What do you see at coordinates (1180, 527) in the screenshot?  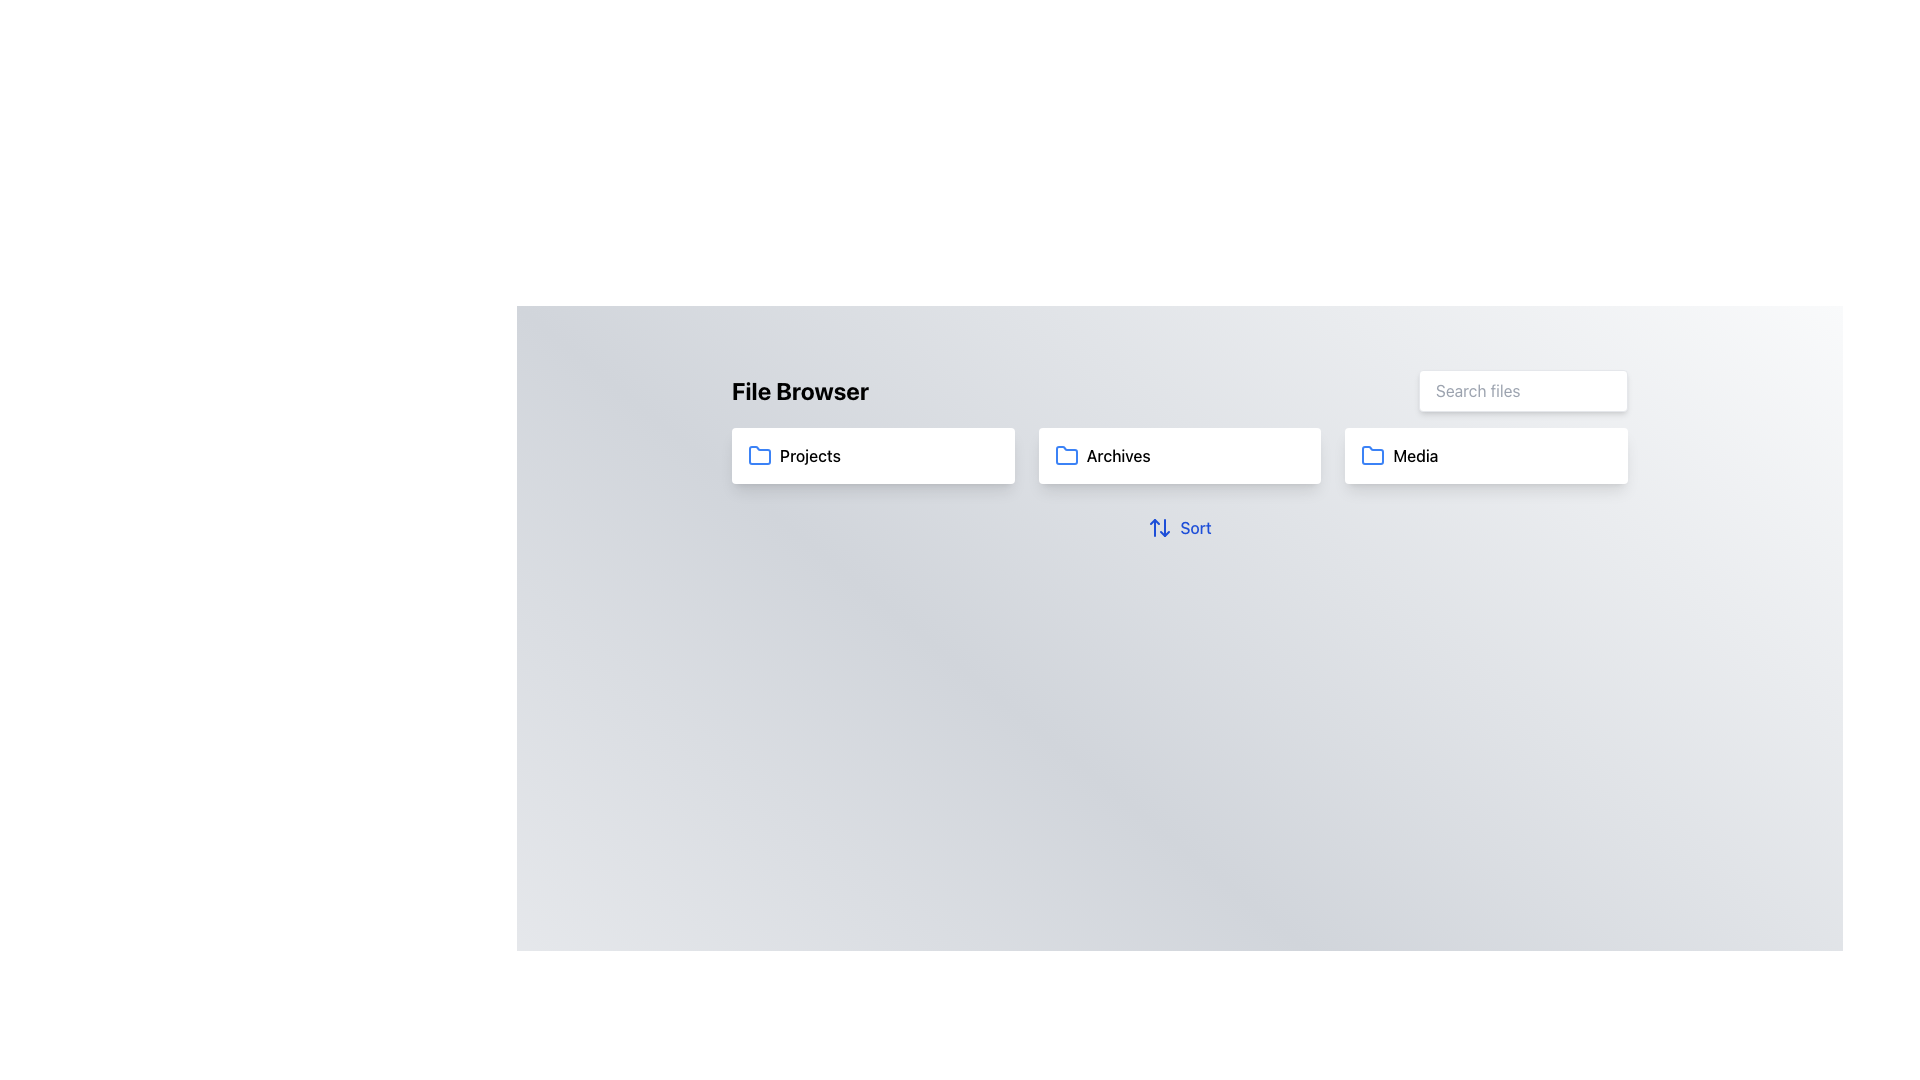 I see `the sorting button` at bounding box center [1180, 527].